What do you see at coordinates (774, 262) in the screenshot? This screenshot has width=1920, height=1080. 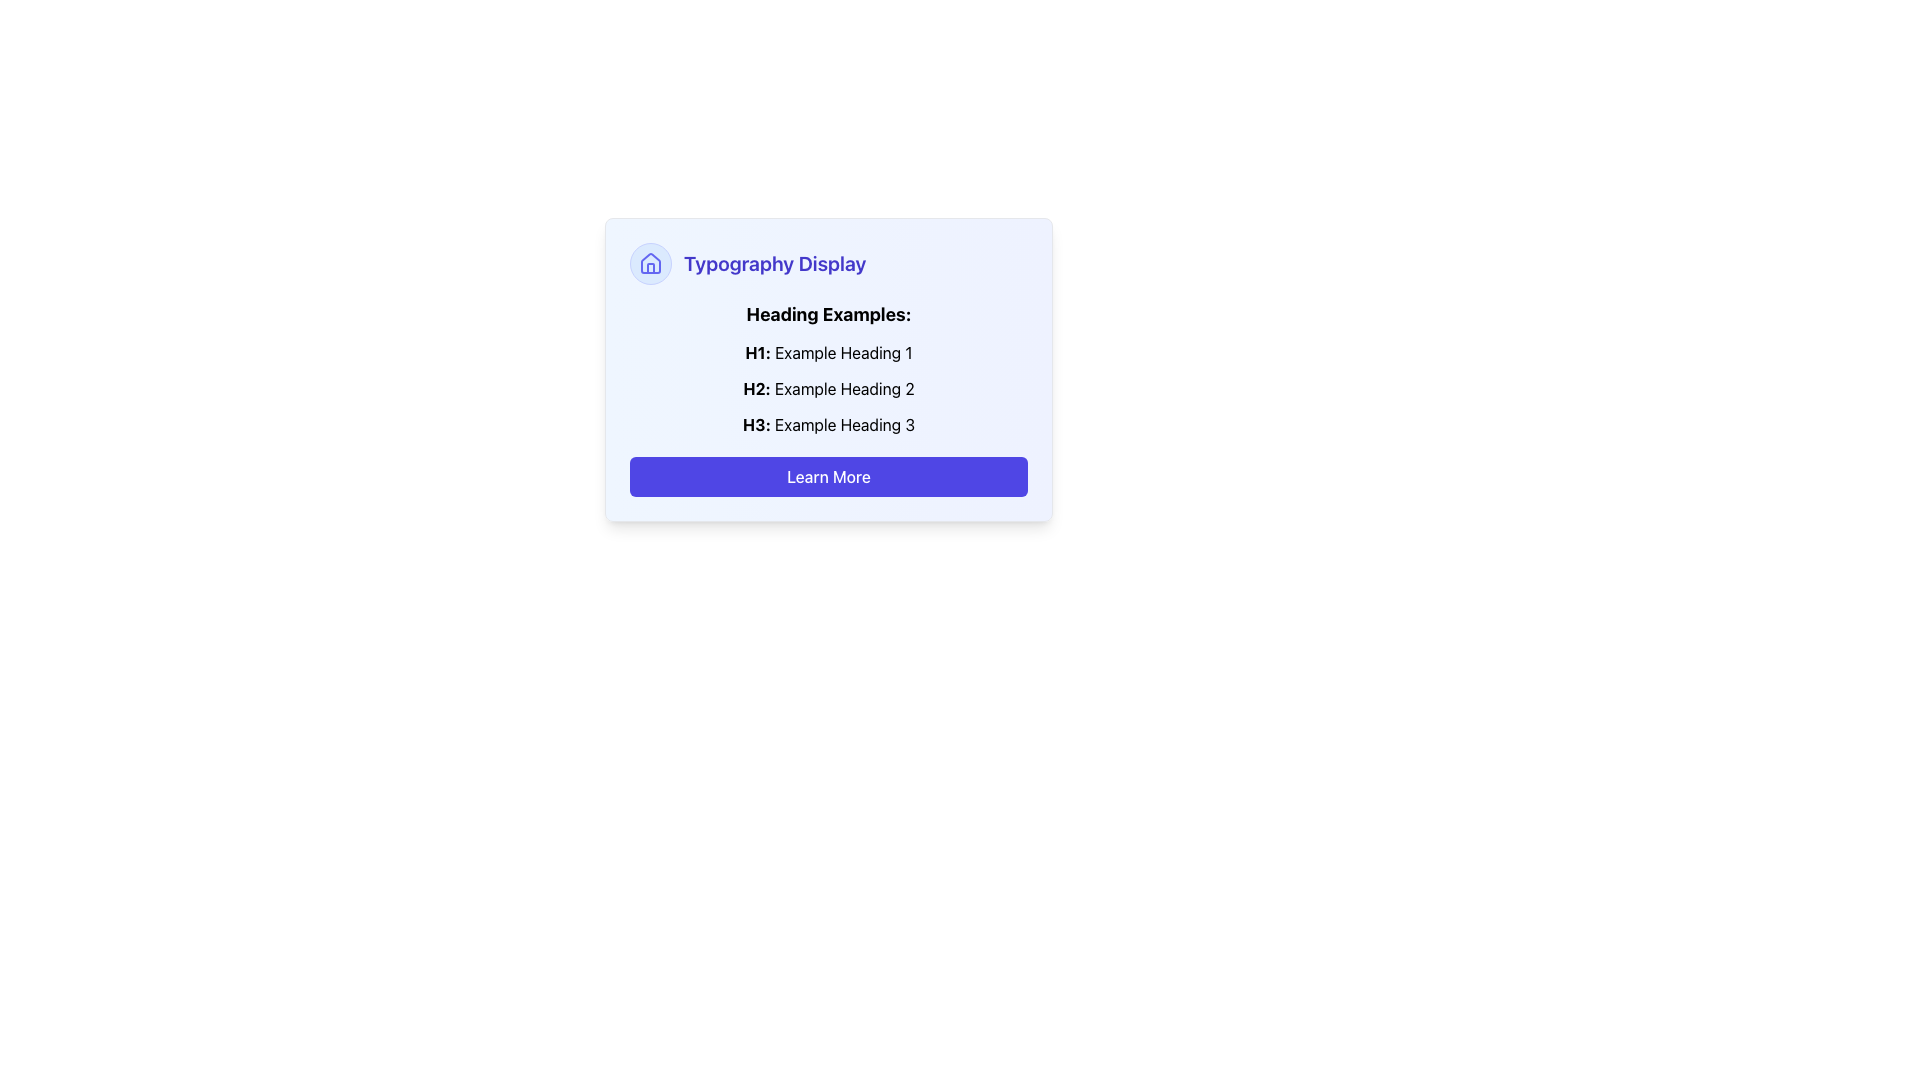 I see `the text 'Typography Display'` at bounding box center [774, 262].